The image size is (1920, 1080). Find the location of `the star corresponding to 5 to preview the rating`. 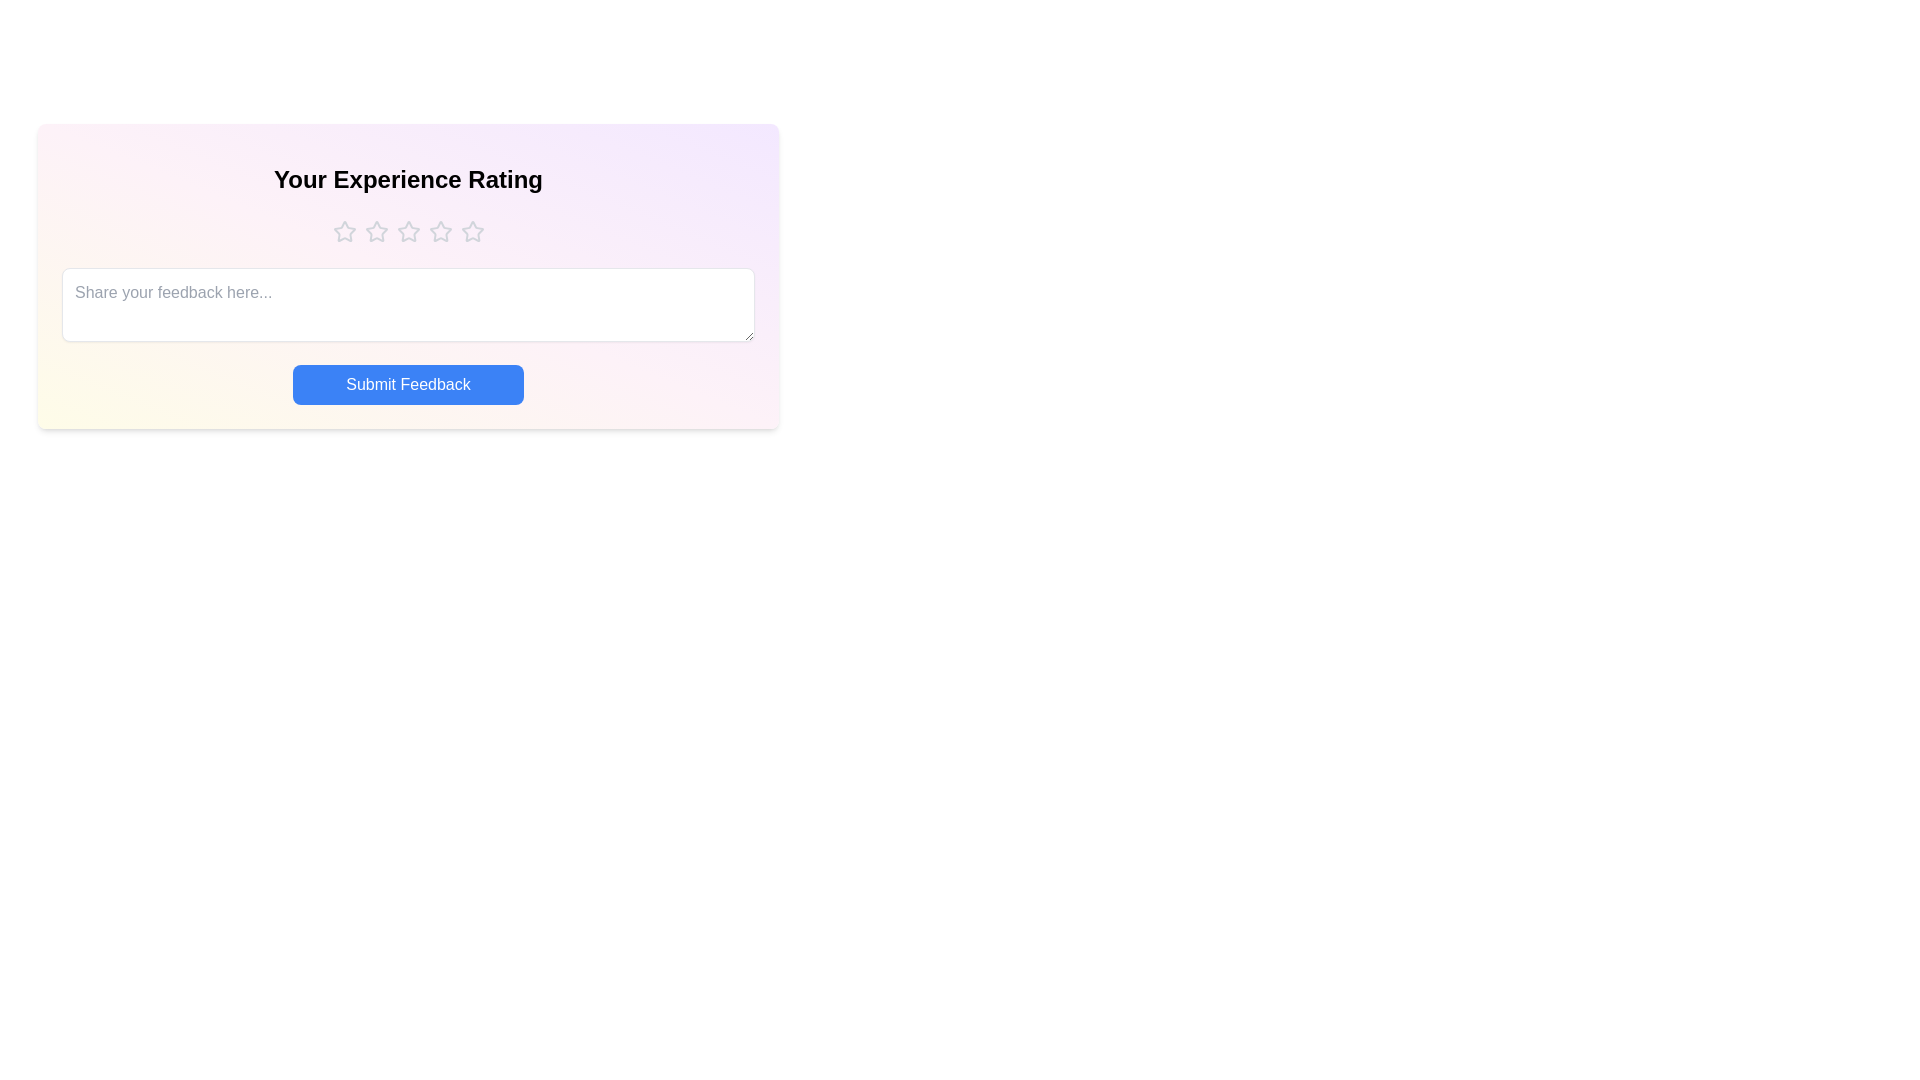

the star corresponding to 5 to preview the rating is located at coordinates (471, 230).